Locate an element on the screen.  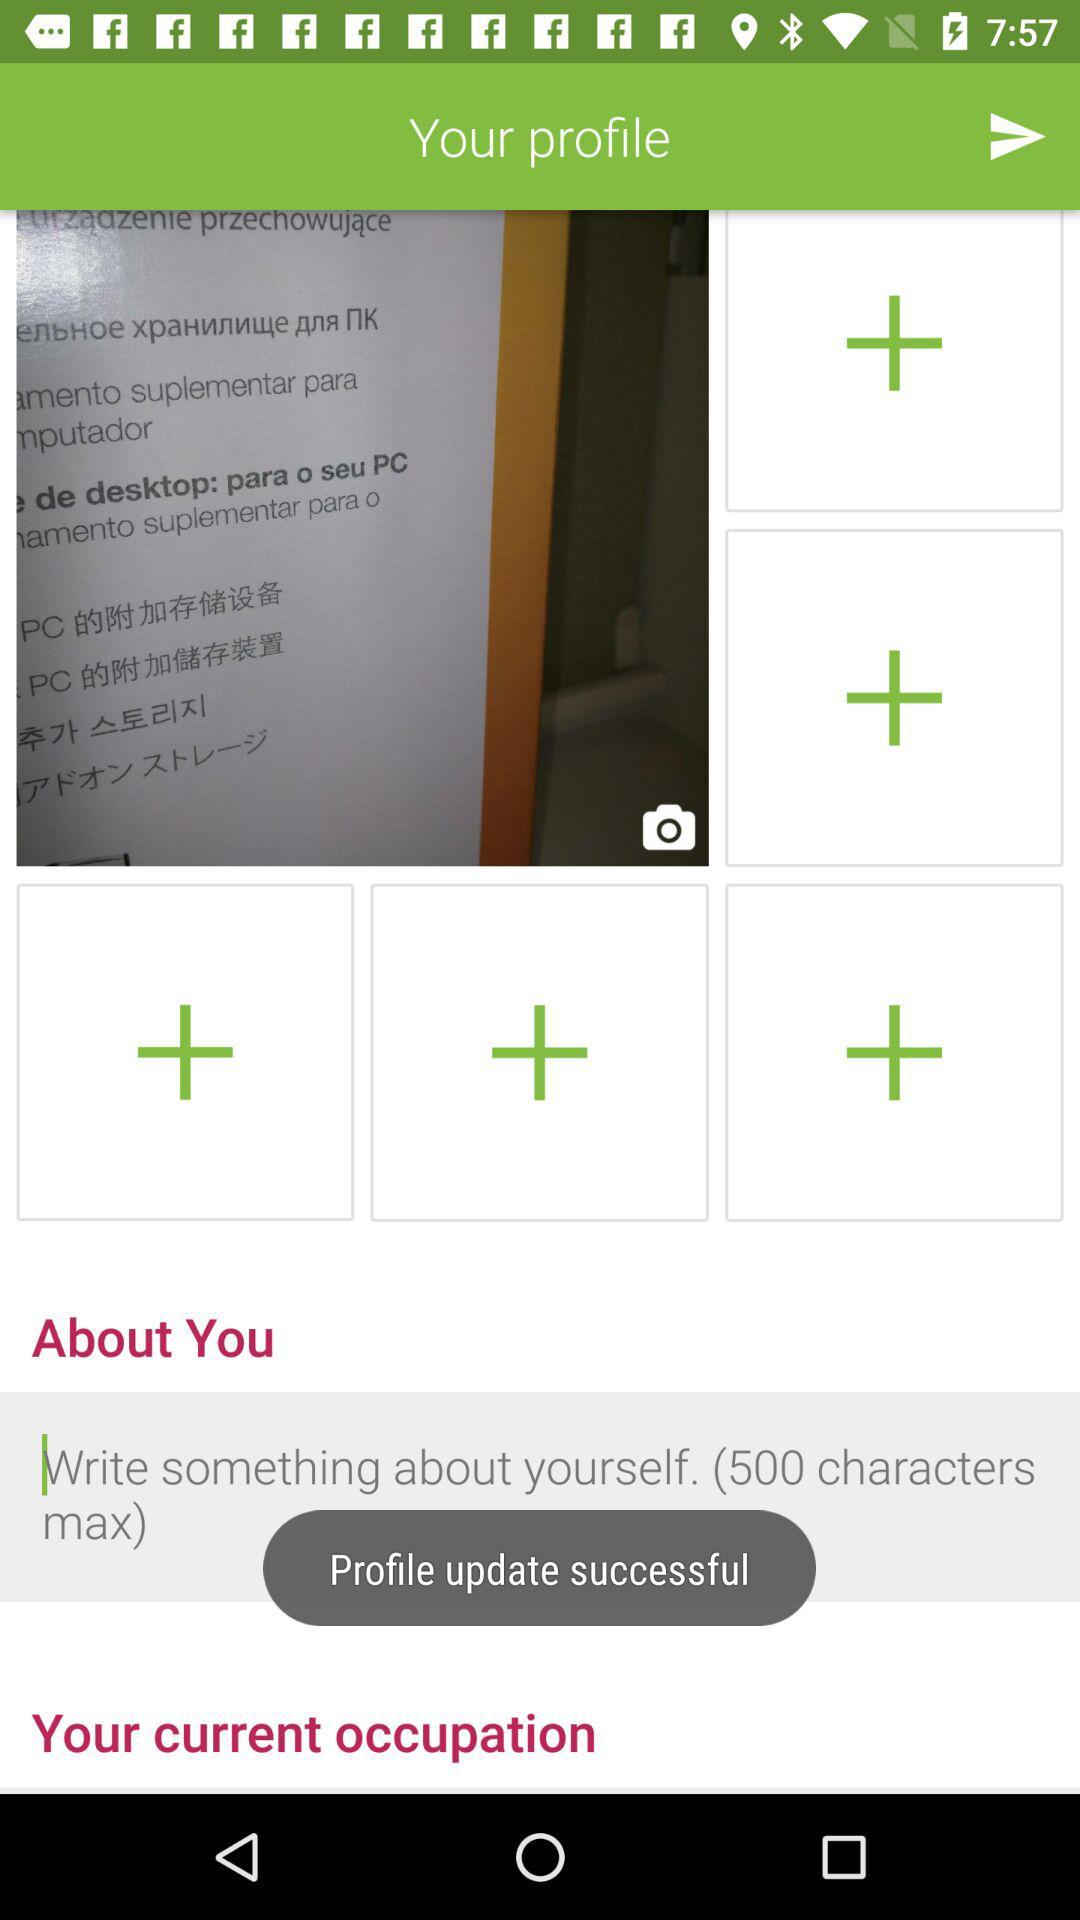
image is located at coordinates (185, 1051).